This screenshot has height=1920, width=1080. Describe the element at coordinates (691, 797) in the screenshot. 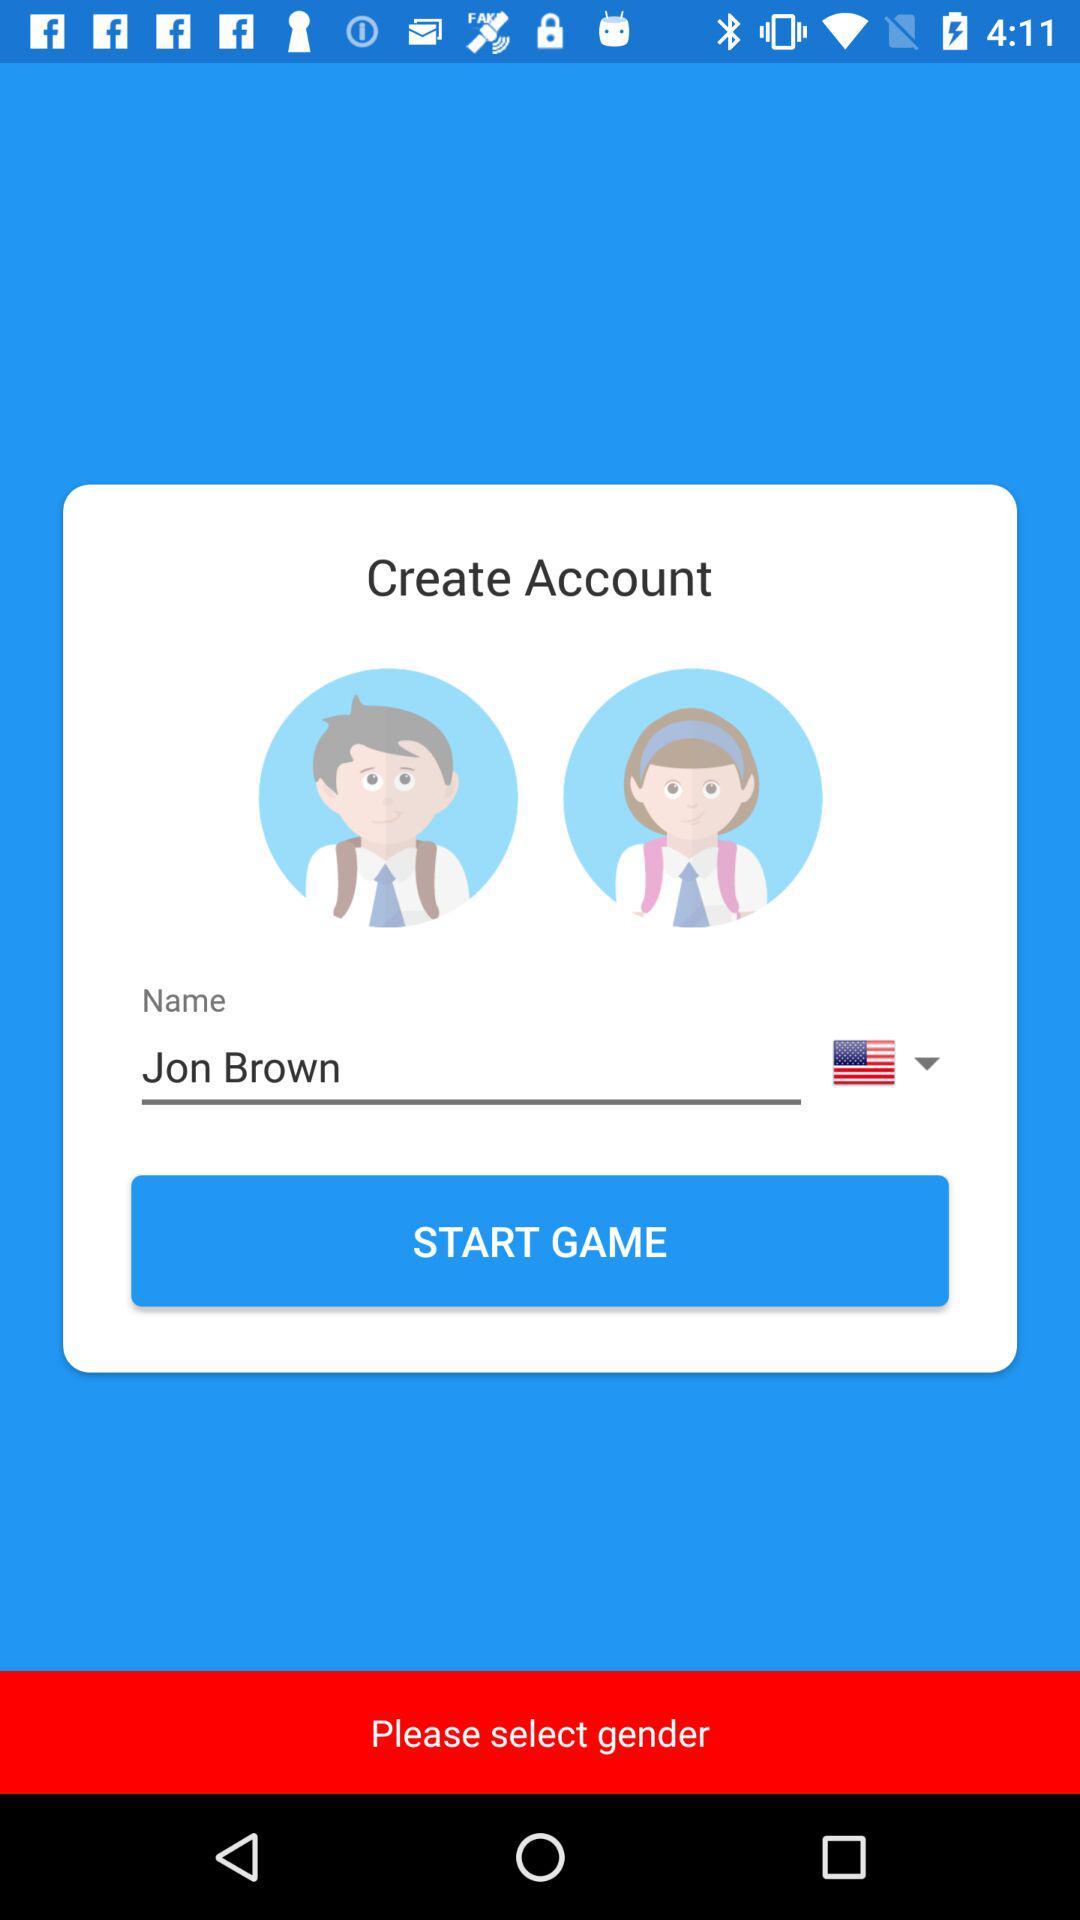

I see `female` at that location.